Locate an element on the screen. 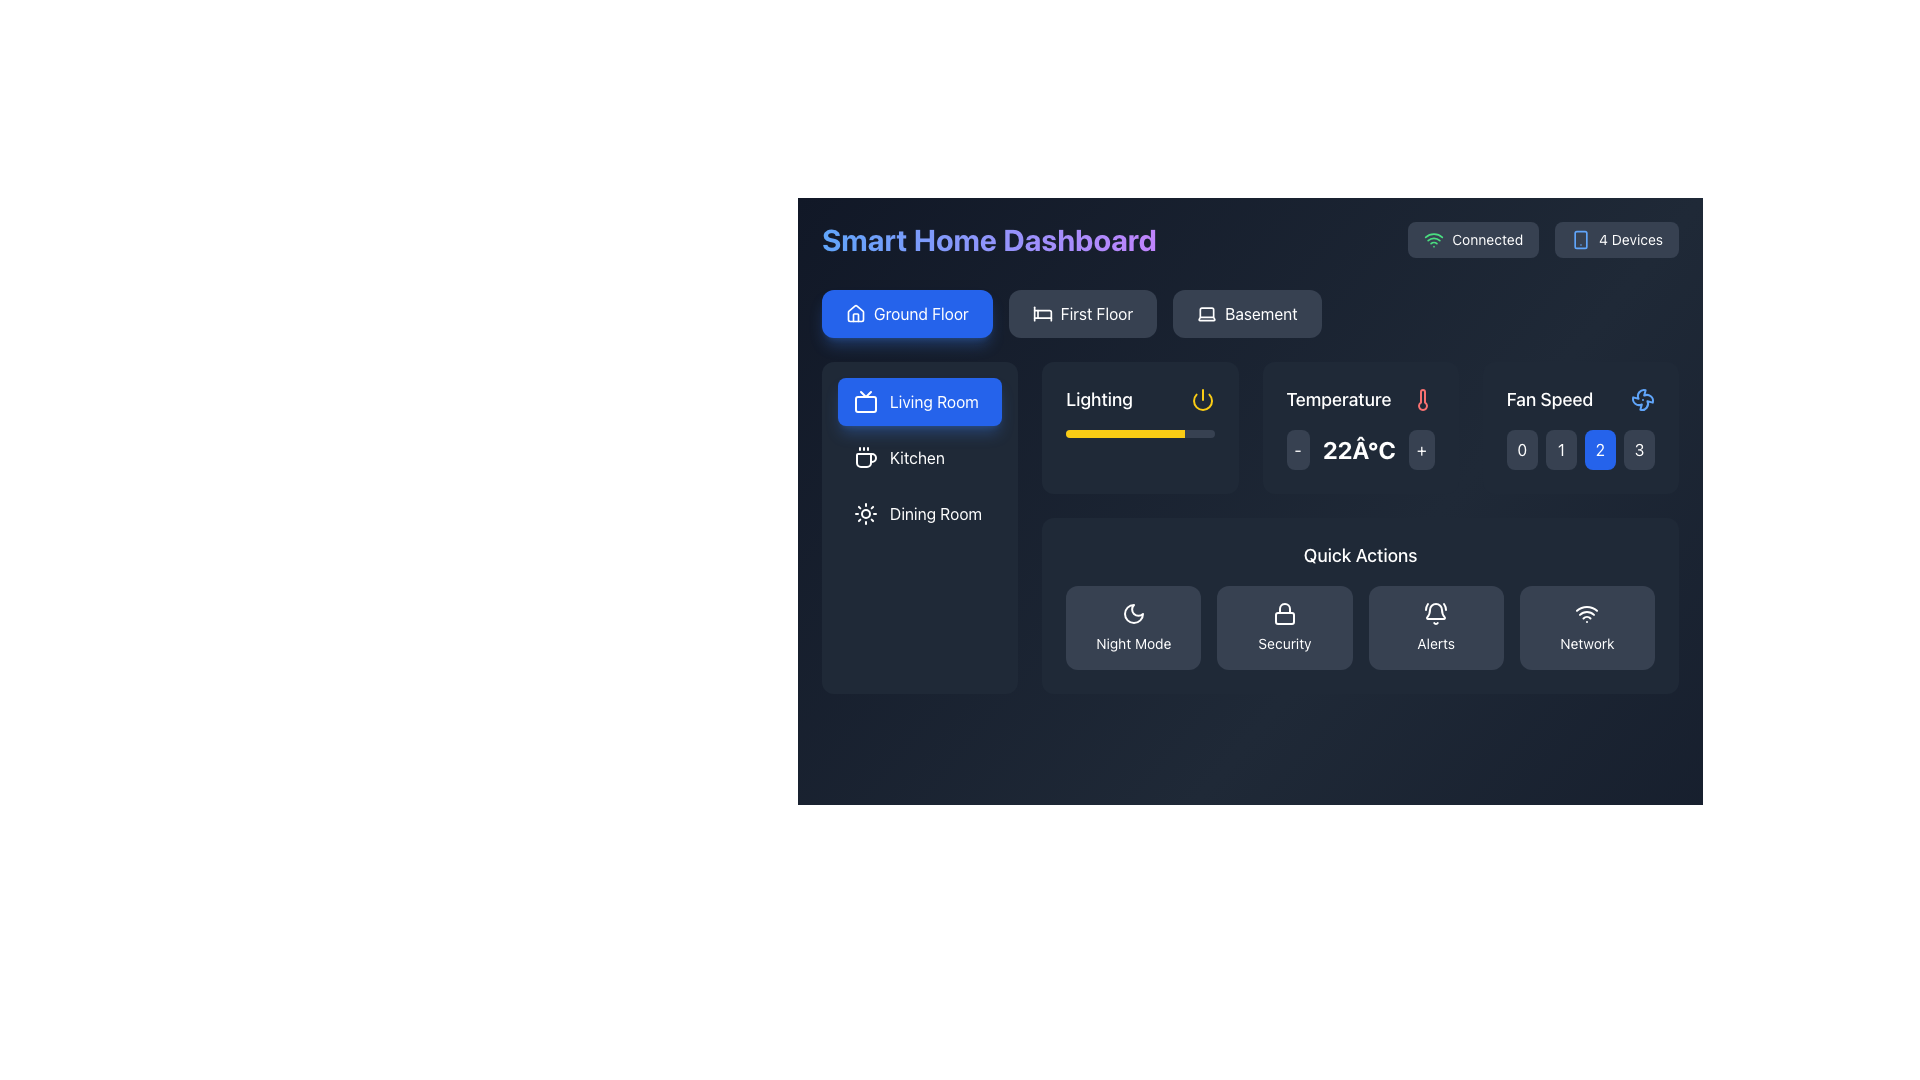  navigation label 'Kitchen' which is the second item in the vertical navigation menu, located centrally between the 'Living Room' and 'Dining Room' options is located at coordinates (916, 458).